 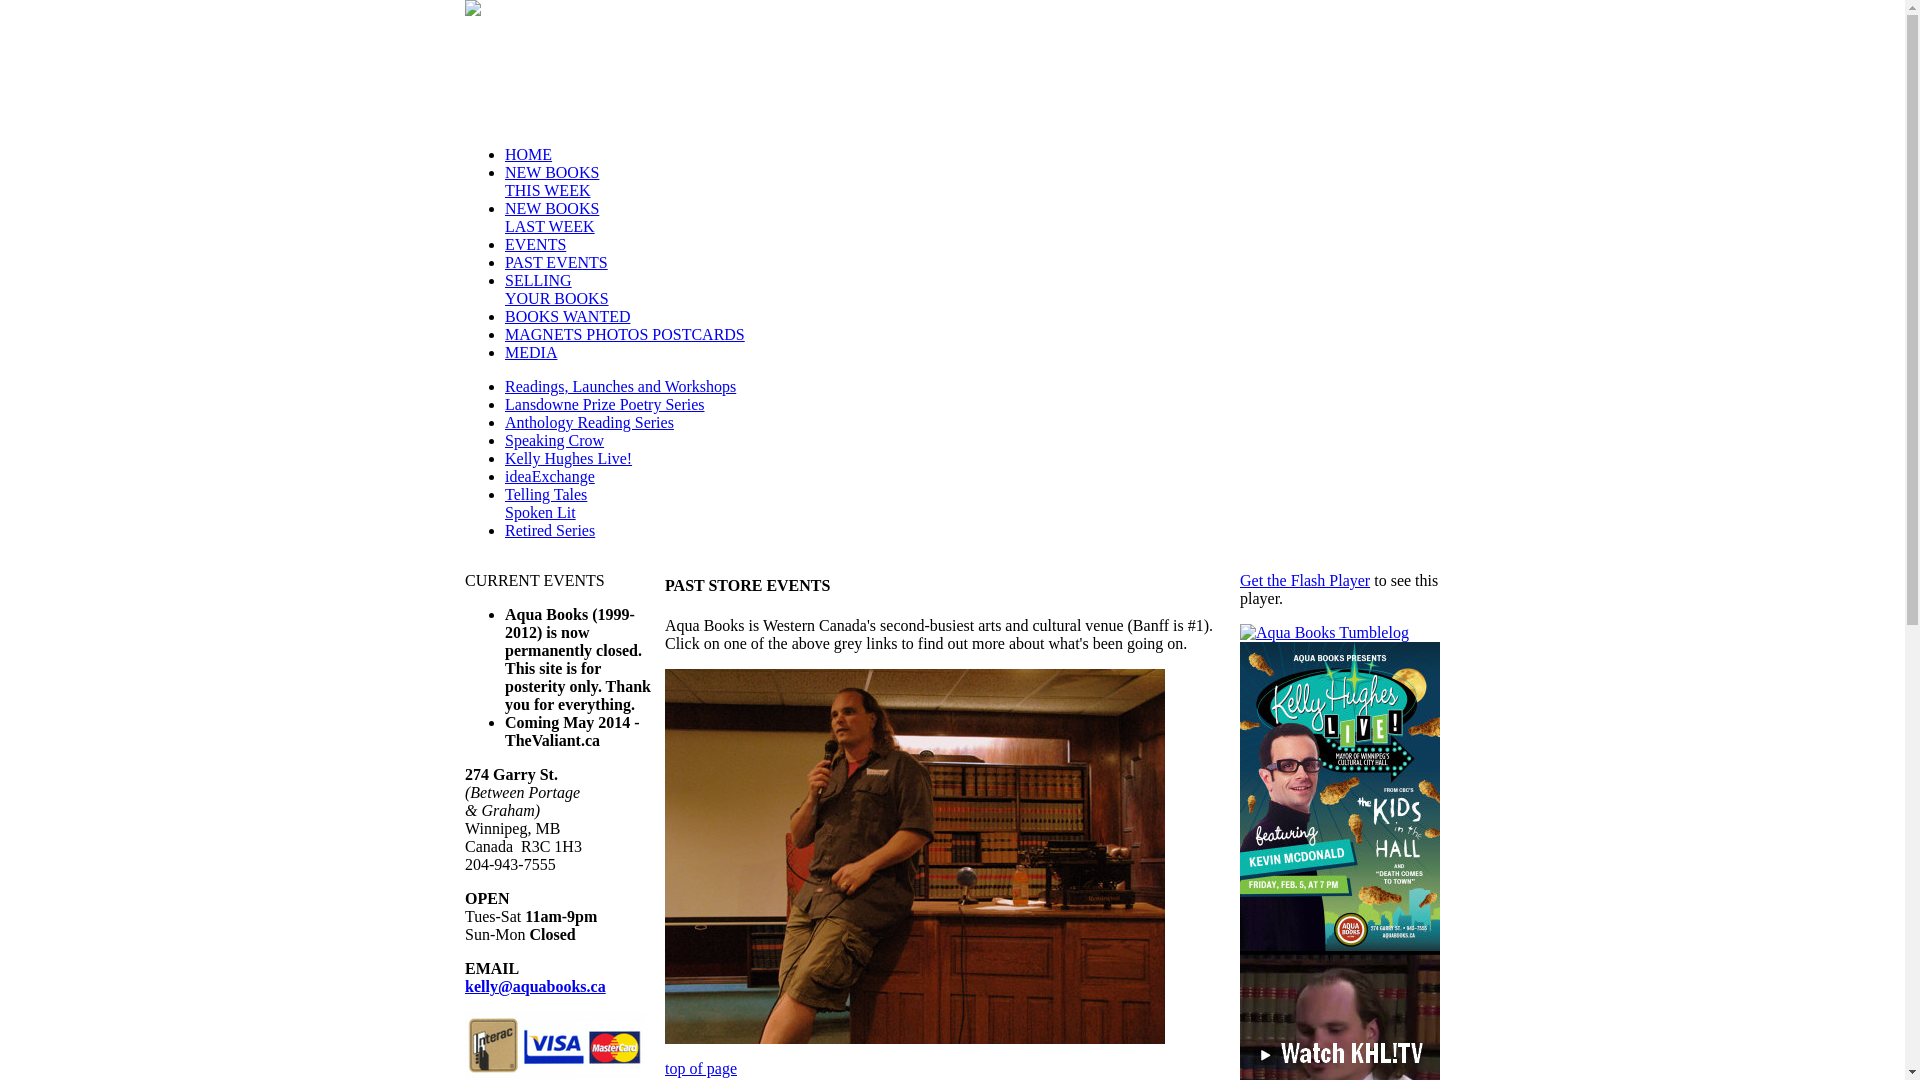 I want to click on 'EVENTS', so click(x=535, y=243).